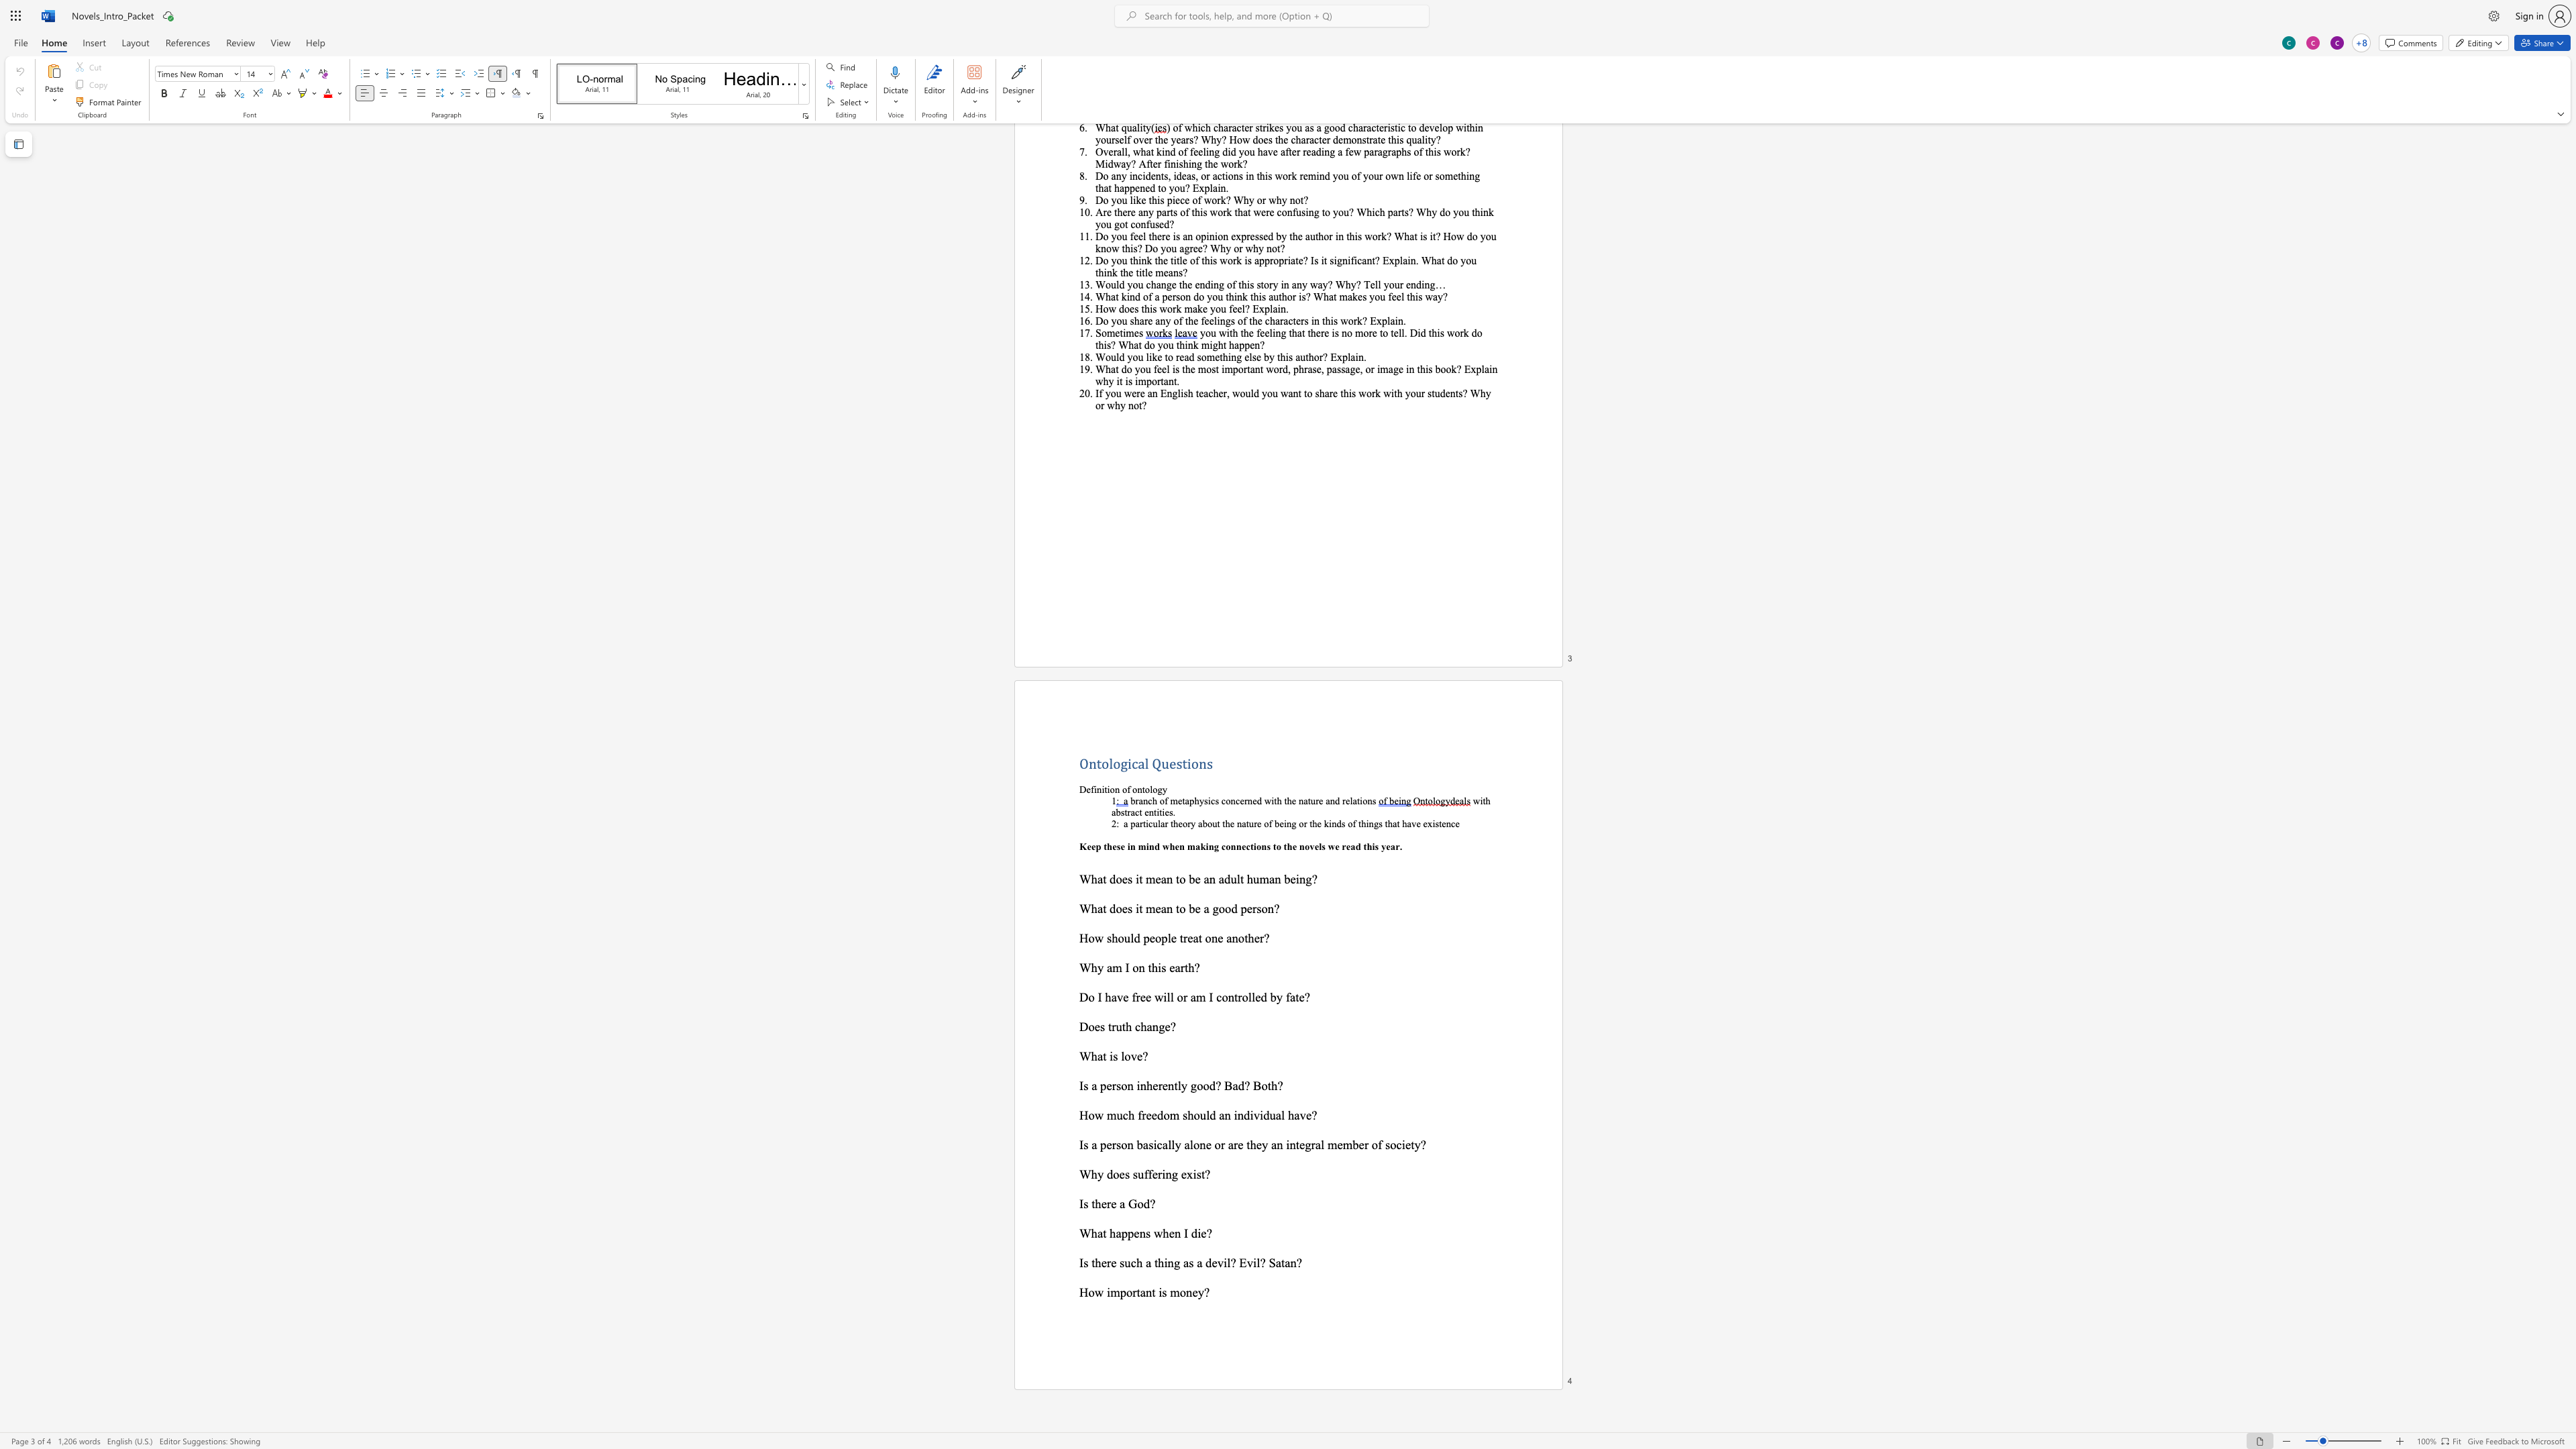 This screenshot has width=2576, height=1449. What do you see at coordinates (1148, 1203) in the screenshot?
I see `the space between the continuous character "d" and "?" in the text` at bounding box center [1148, 1203].